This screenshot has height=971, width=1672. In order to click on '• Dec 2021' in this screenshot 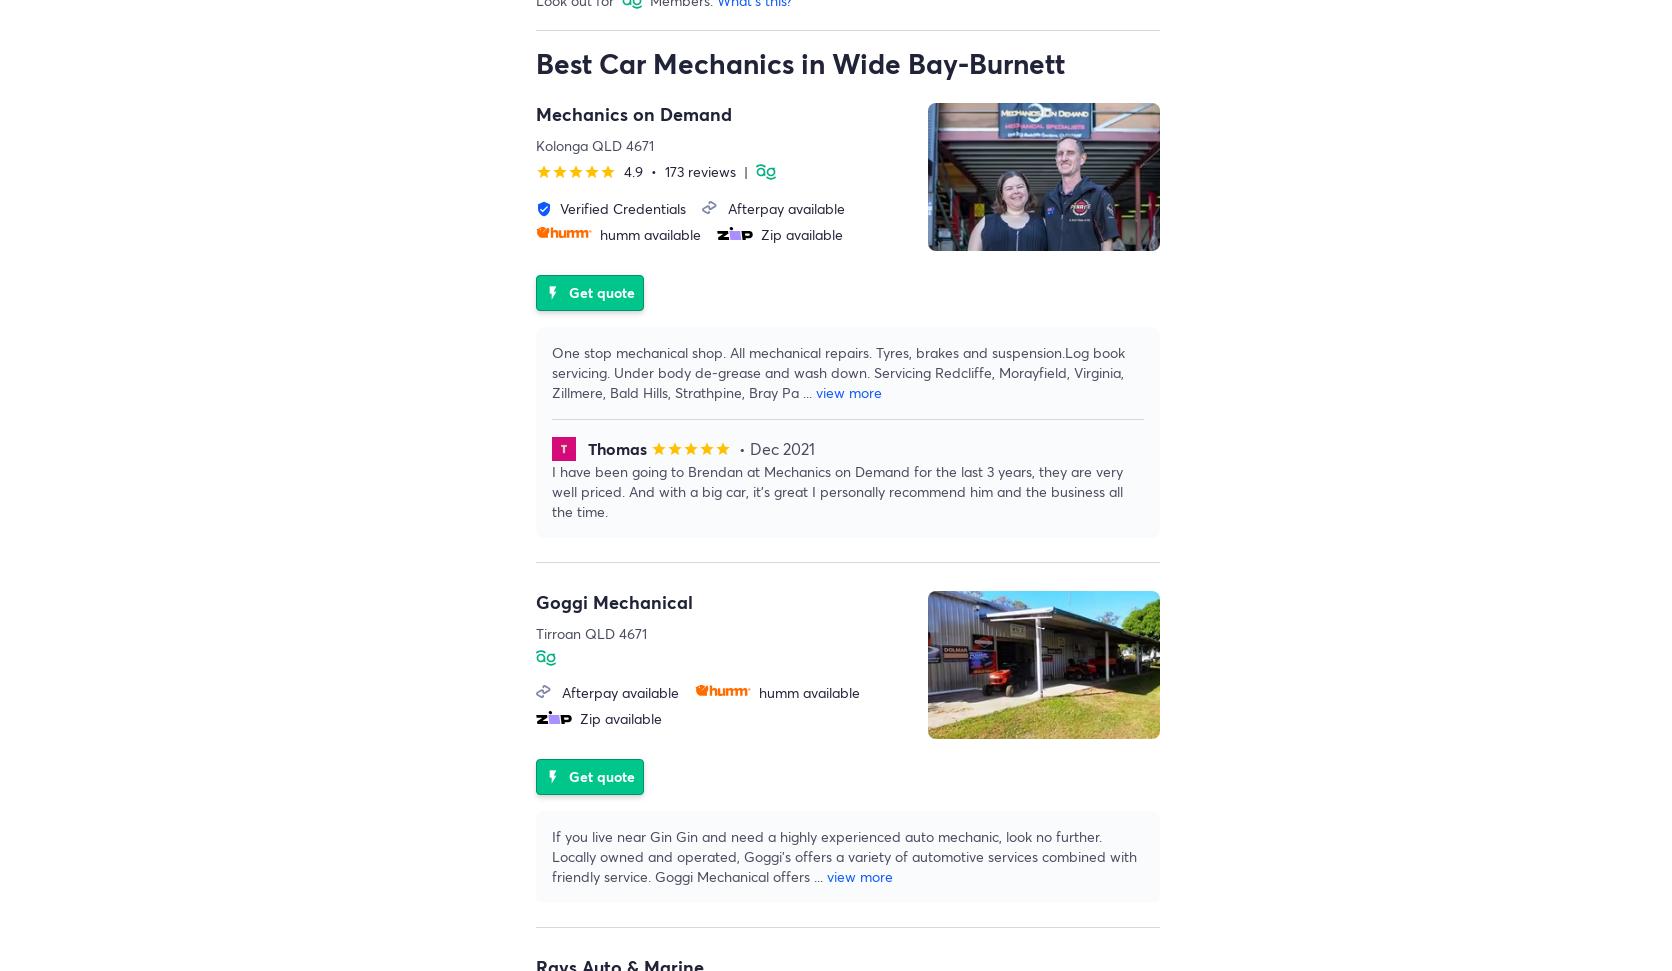, I will do `click(775, 448)`.